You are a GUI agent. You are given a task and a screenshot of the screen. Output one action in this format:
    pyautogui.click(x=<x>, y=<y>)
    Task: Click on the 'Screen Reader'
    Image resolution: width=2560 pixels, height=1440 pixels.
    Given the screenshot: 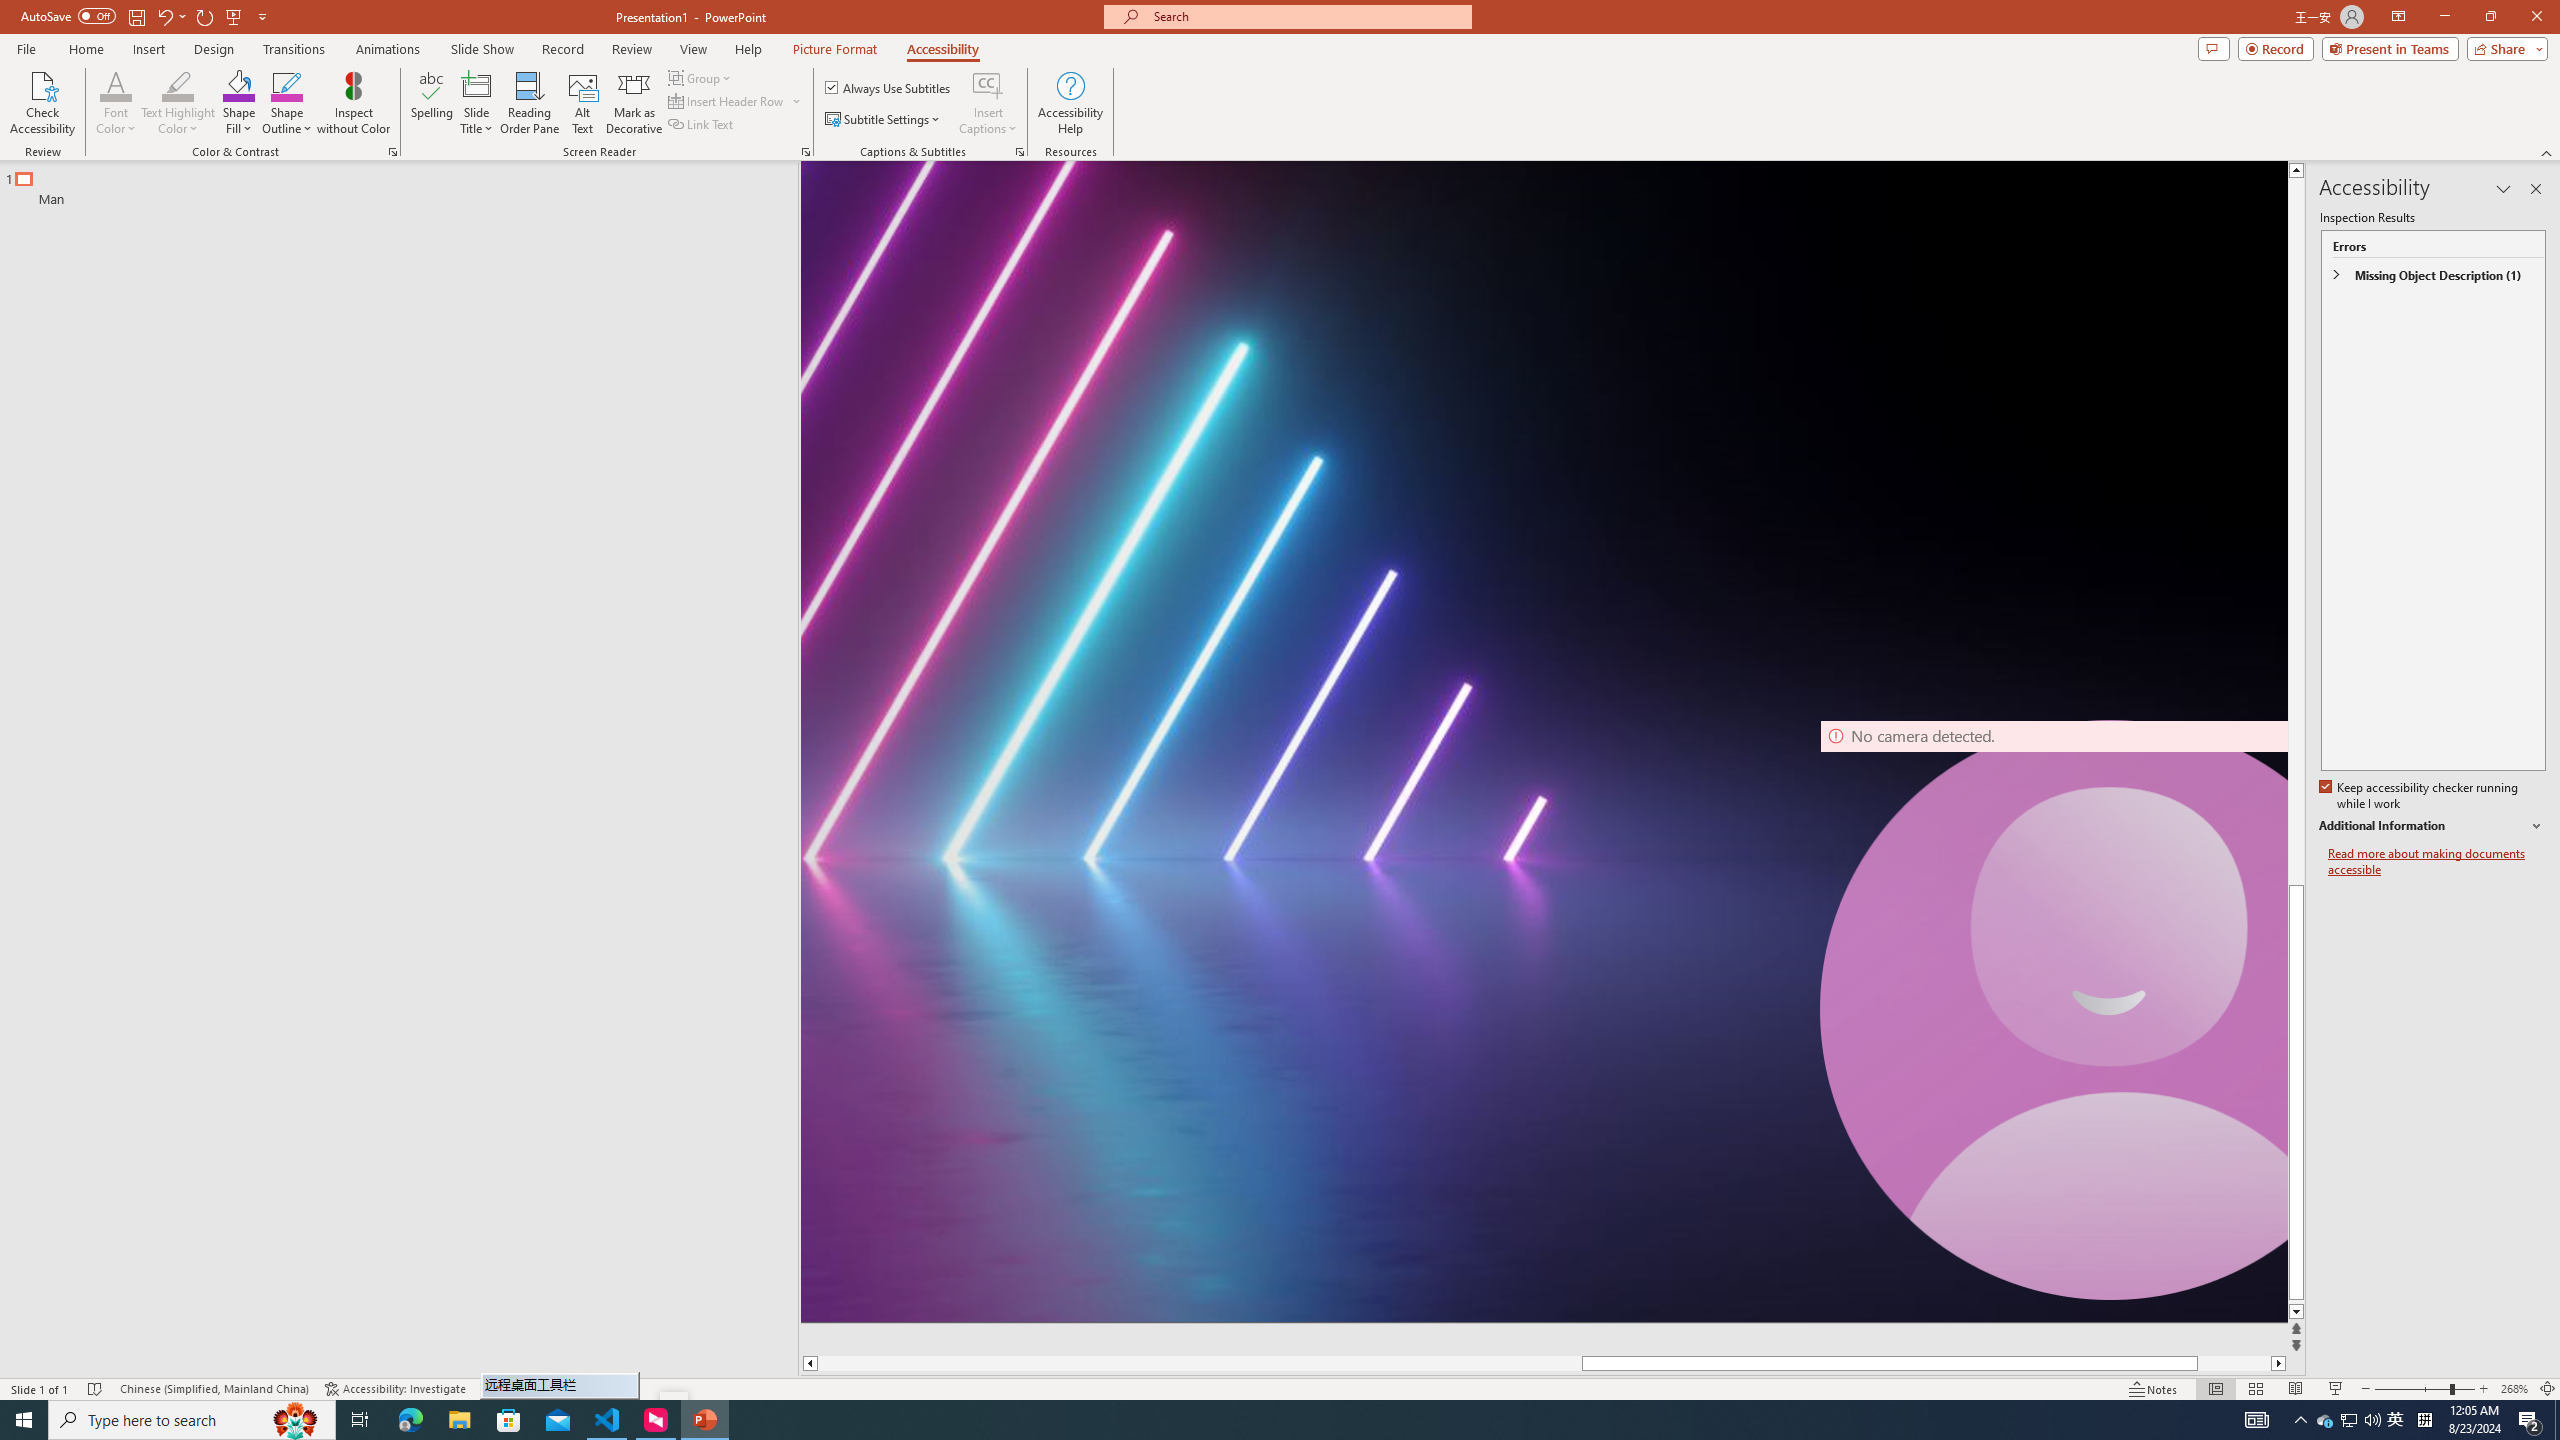 What is the action you would take?
    pyautogui.click(x=806, y=150)
    